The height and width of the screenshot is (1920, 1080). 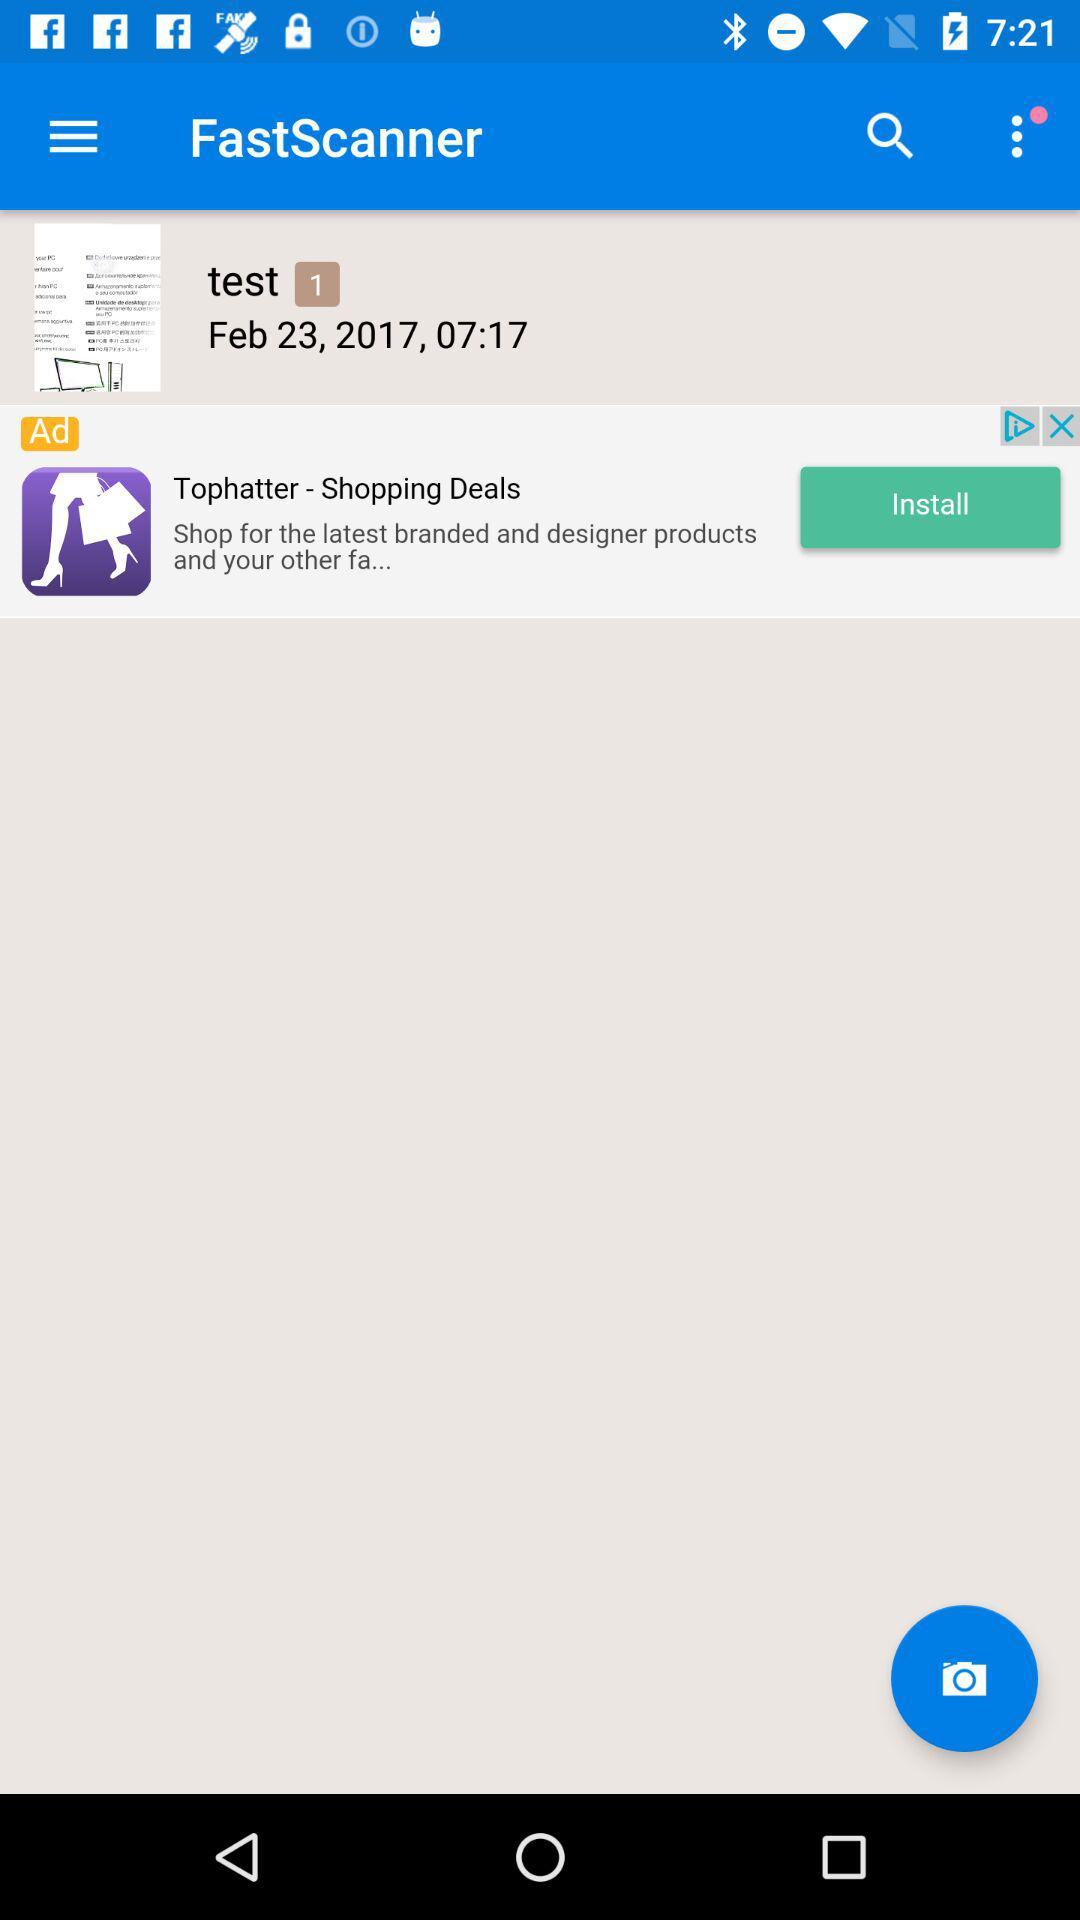 What do you see at coordinates (540, 511) in the screenshot?
I see `advertisement button` at bounding box center [540, 511].